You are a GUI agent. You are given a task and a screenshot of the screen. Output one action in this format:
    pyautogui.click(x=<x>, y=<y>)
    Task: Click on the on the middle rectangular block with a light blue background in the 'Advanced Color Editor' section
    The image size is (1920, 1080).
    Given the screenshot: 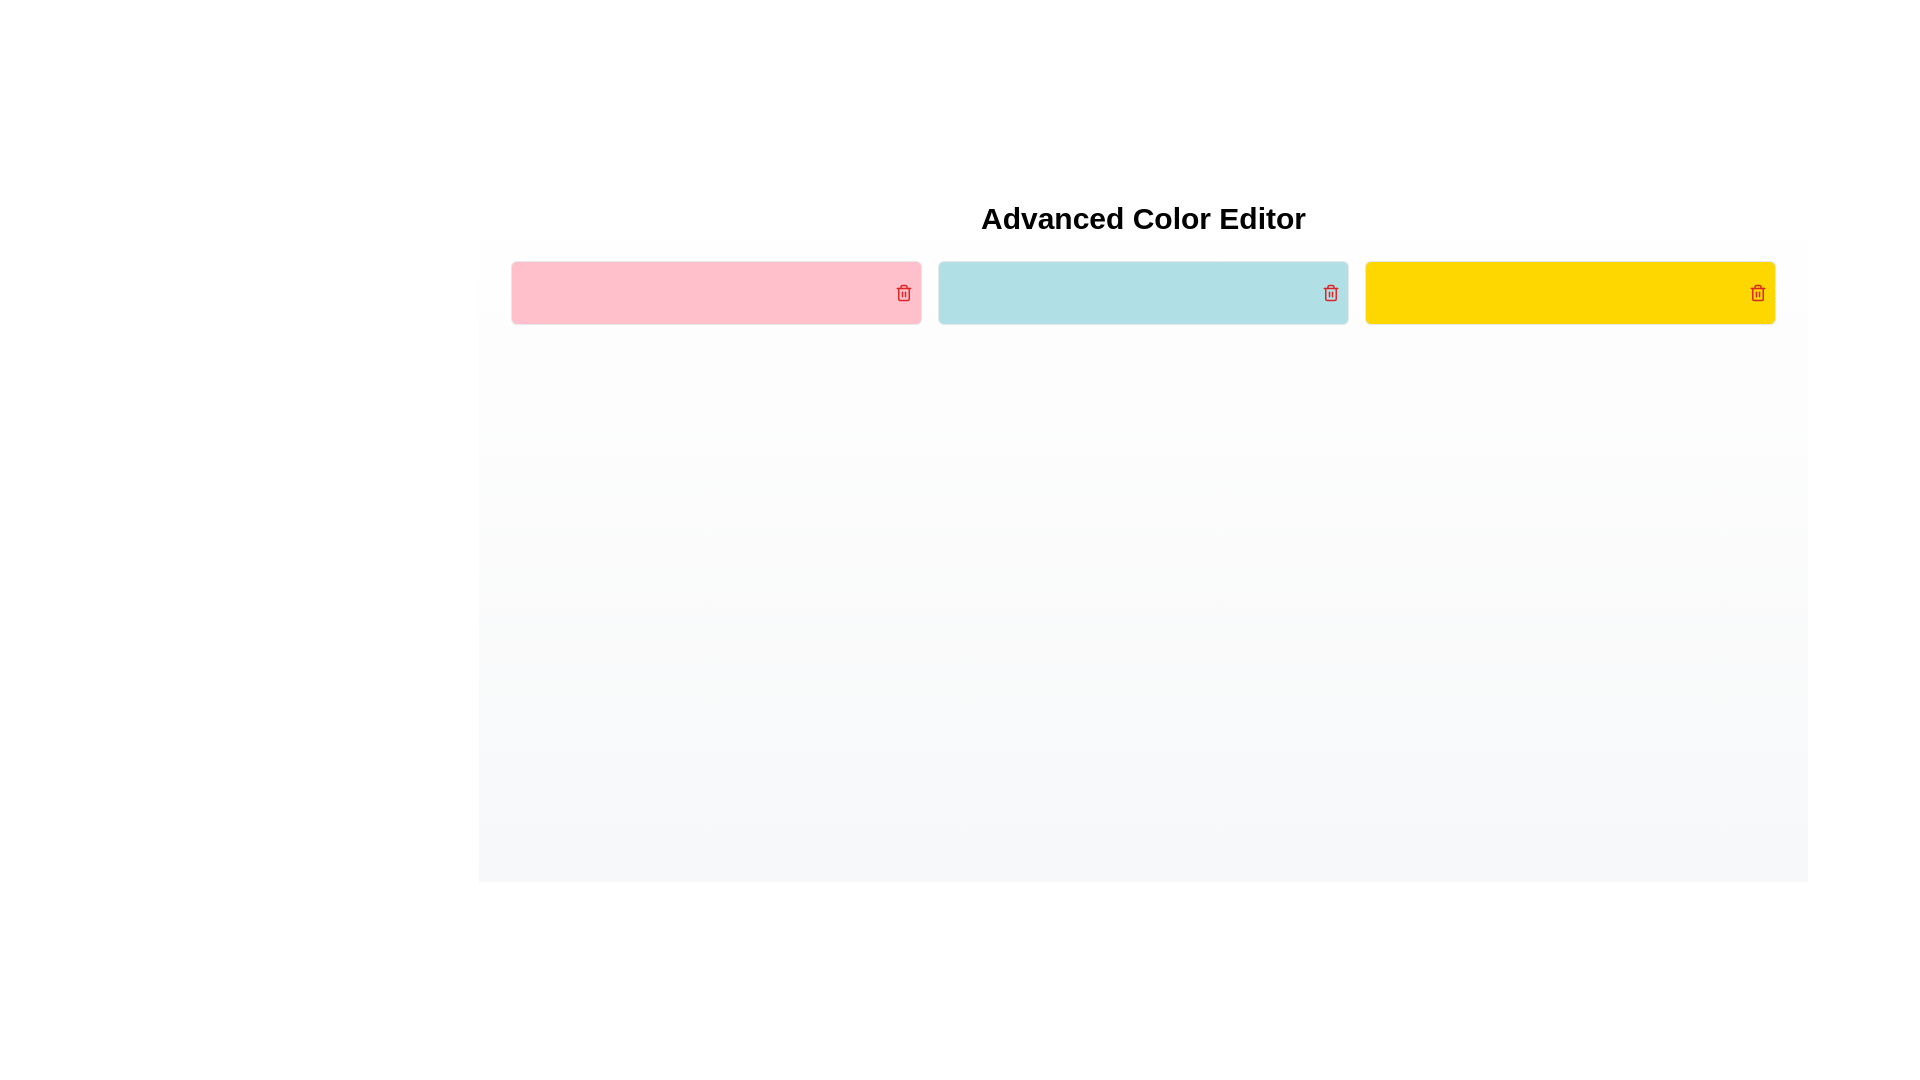 What is the action you would take?
    pyautogui.click(x=1126, y=293)
    